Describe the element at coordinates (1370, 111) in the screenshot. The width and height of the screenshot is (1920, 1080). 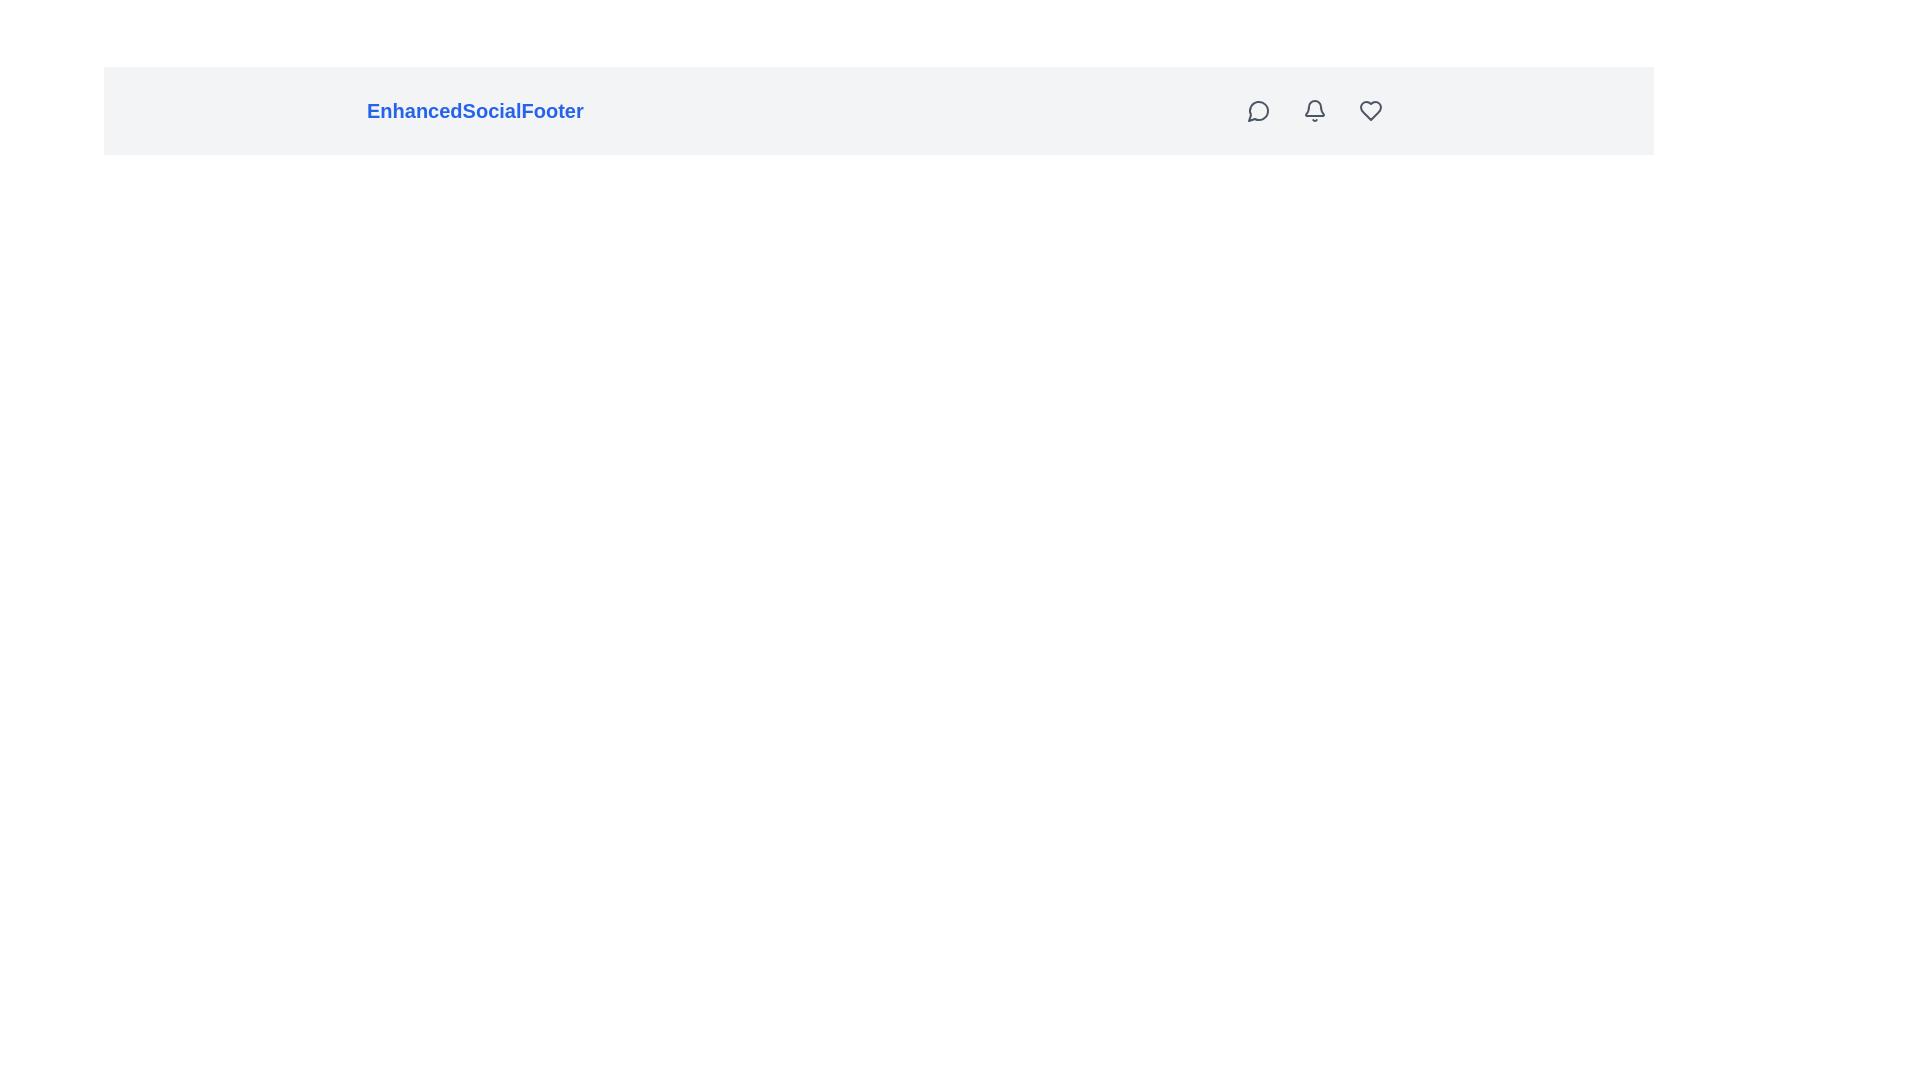
I see `the heart-shaped icon, which is the fourth icon in the top-right horizontal toolbar` at that location.